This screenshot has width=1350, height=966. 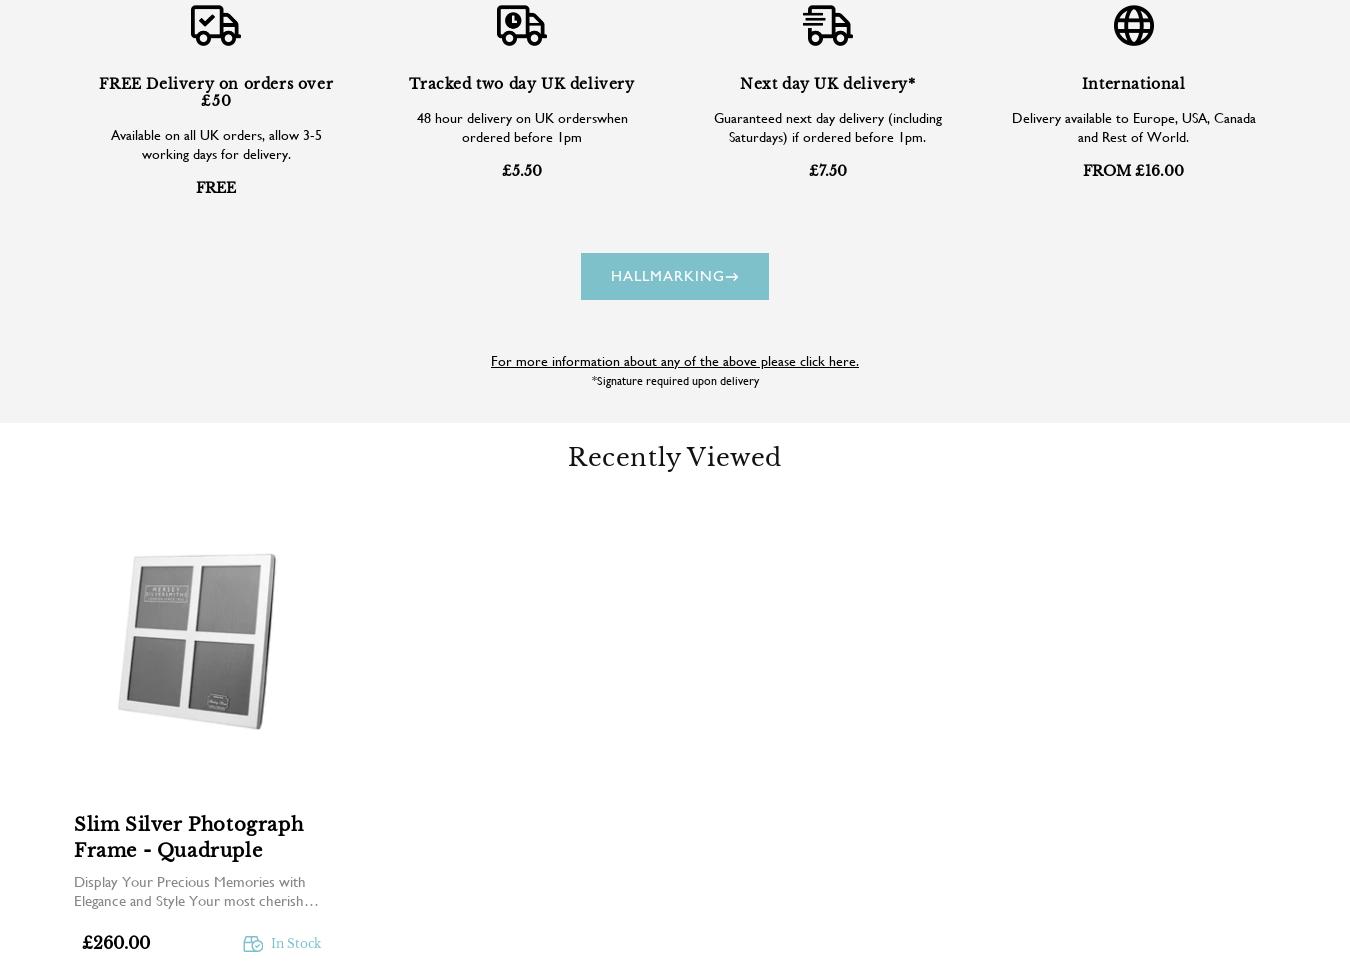 I want to click on '£7.50', so click(x=827, y=169).